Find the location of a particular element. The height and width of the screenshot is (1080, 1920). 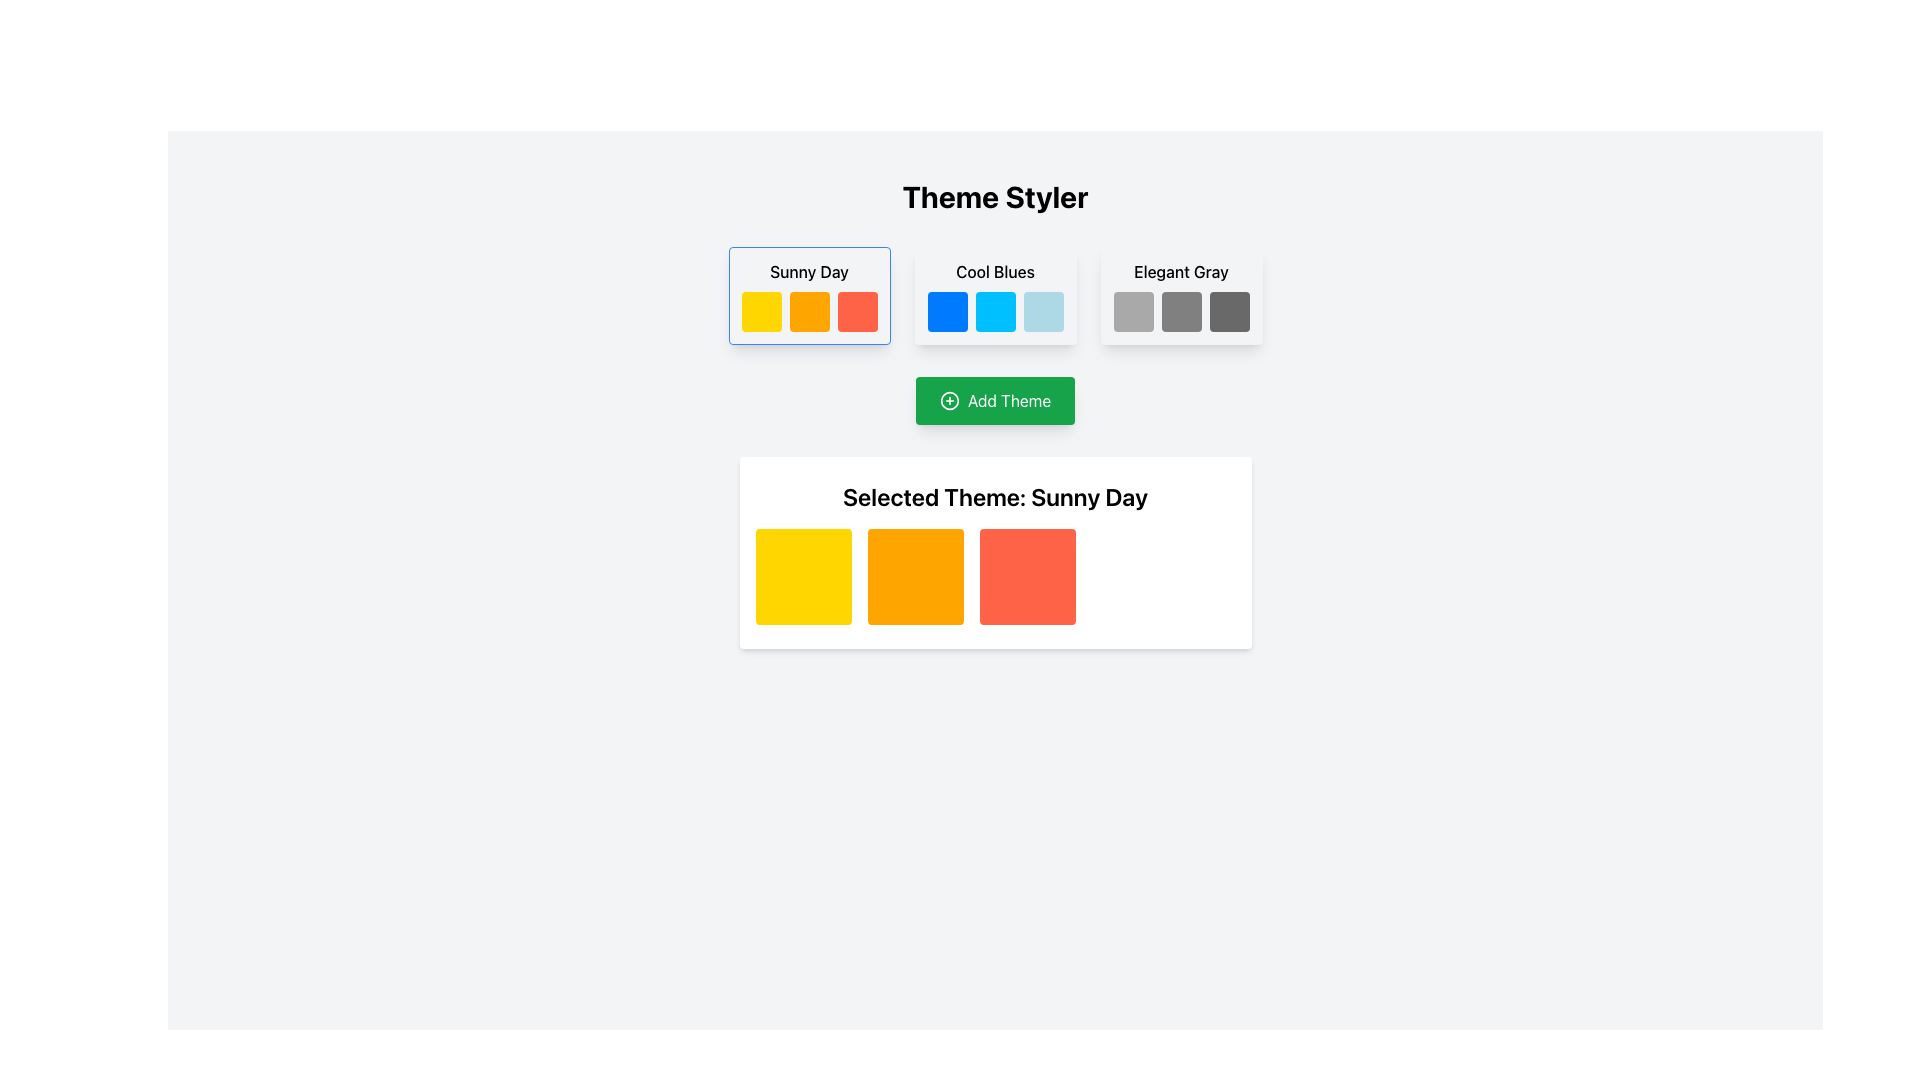

the bold header text 'Theme Styler', which is centrally located at the top of the content area, serving as the title for the UI is located at coordinates (995, 196).